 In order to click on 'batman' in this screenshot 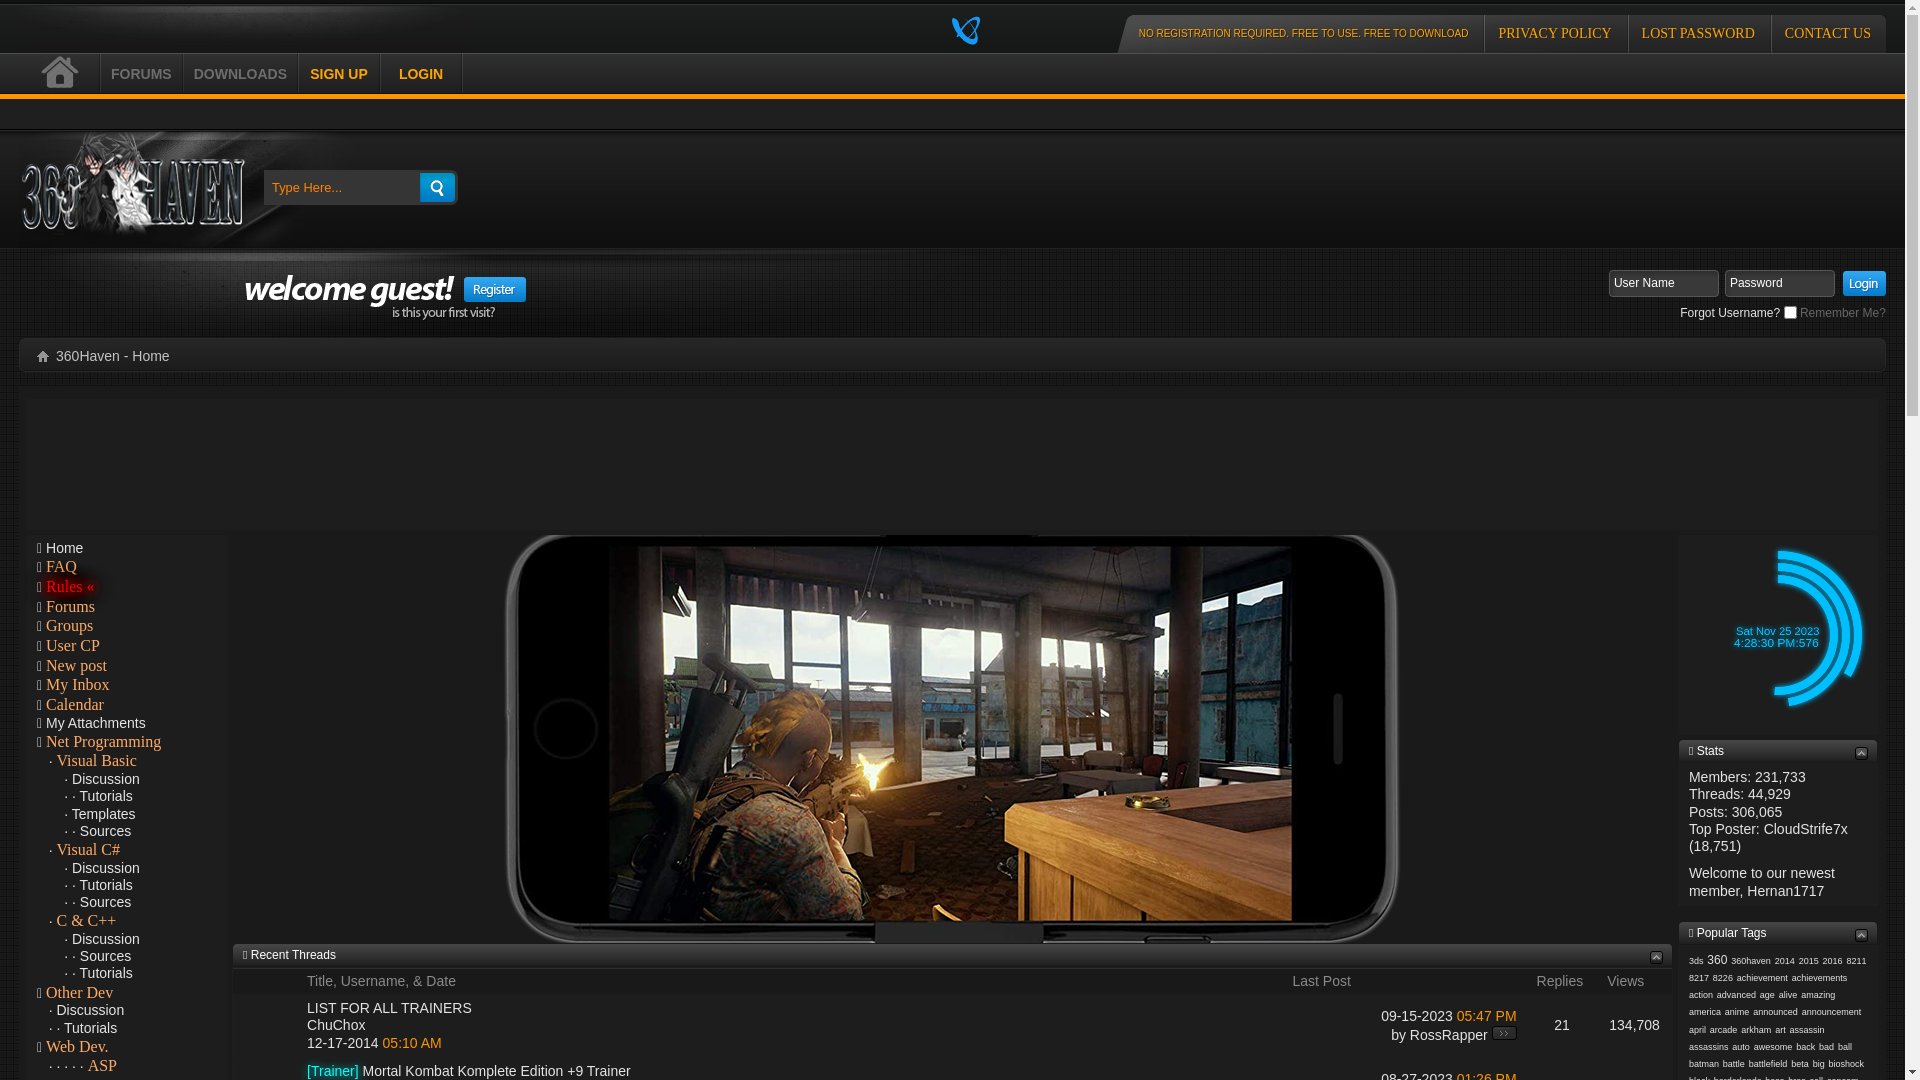, I will do `click(1703, 1063)`.